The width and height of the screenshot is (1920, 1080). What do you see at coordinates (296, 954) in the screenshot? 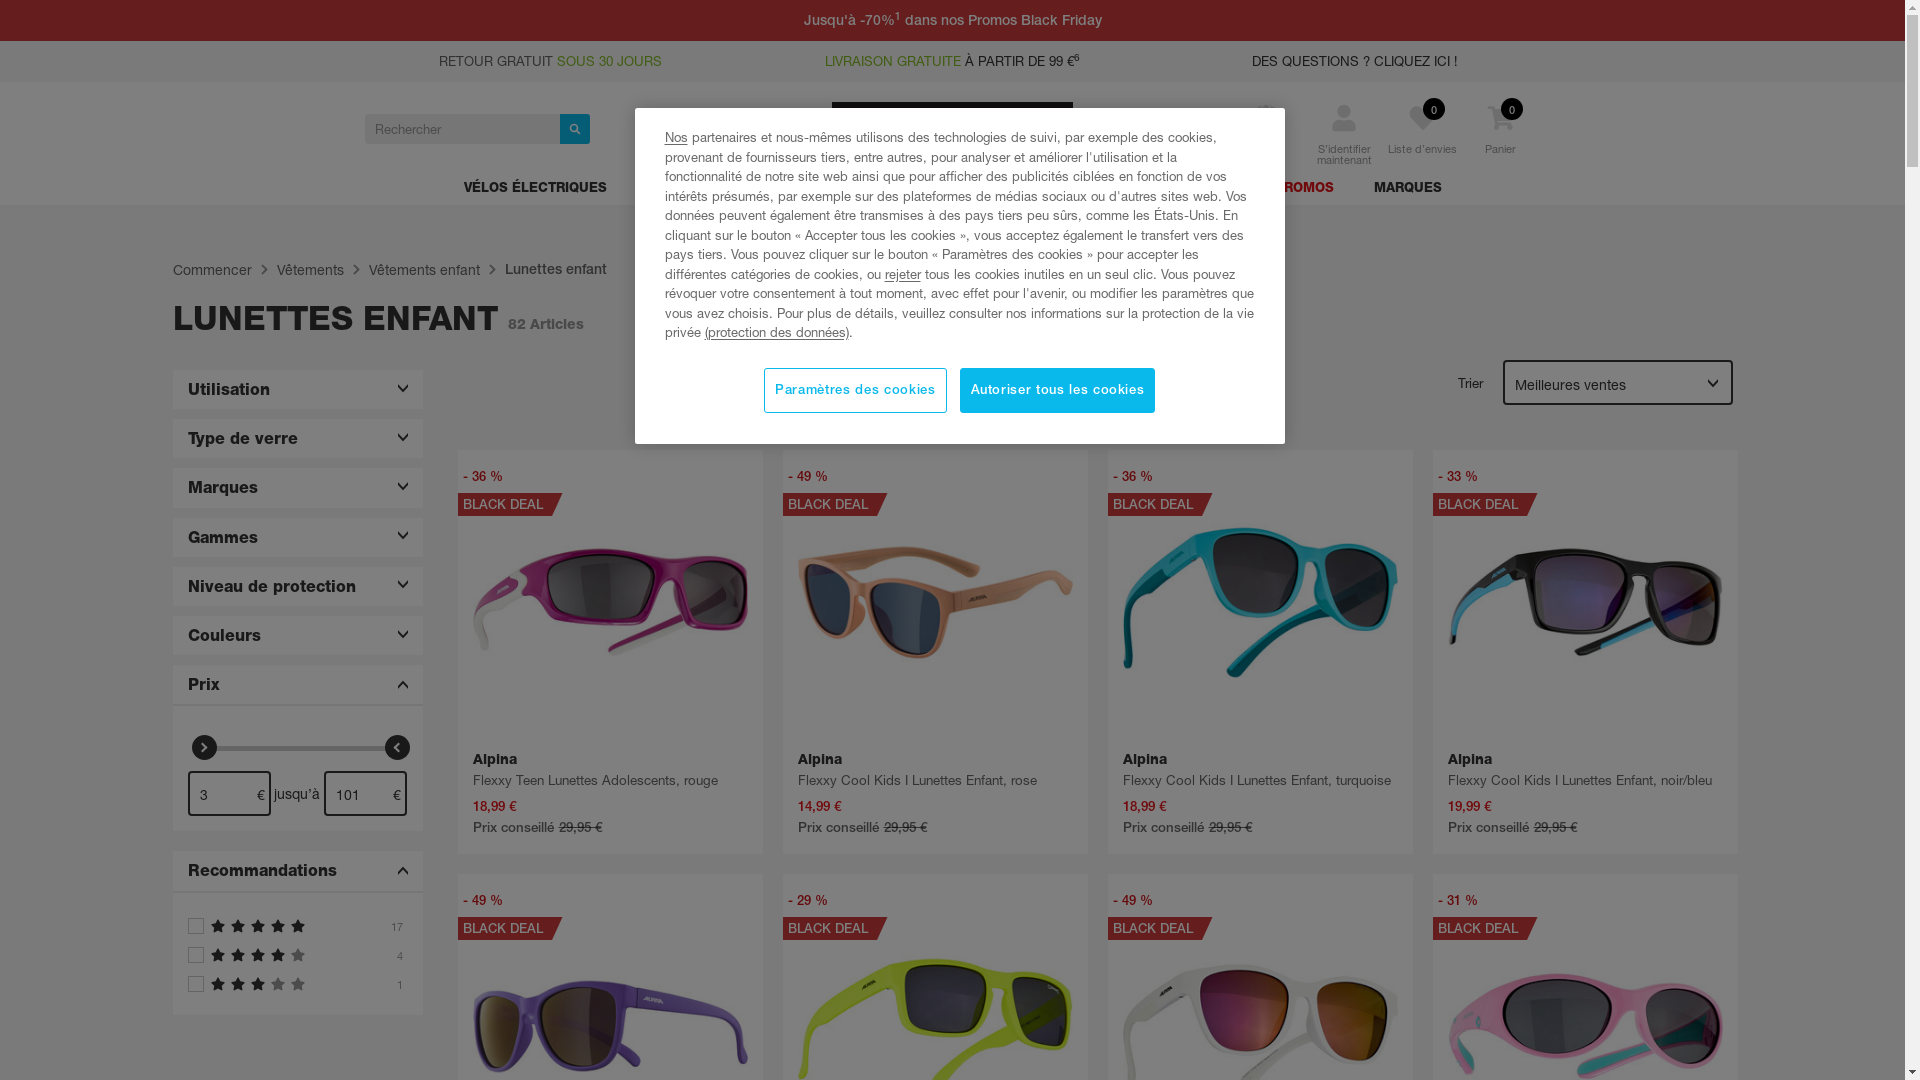
I see `'Filtrer par 4'` at bounding box center [296, 954].